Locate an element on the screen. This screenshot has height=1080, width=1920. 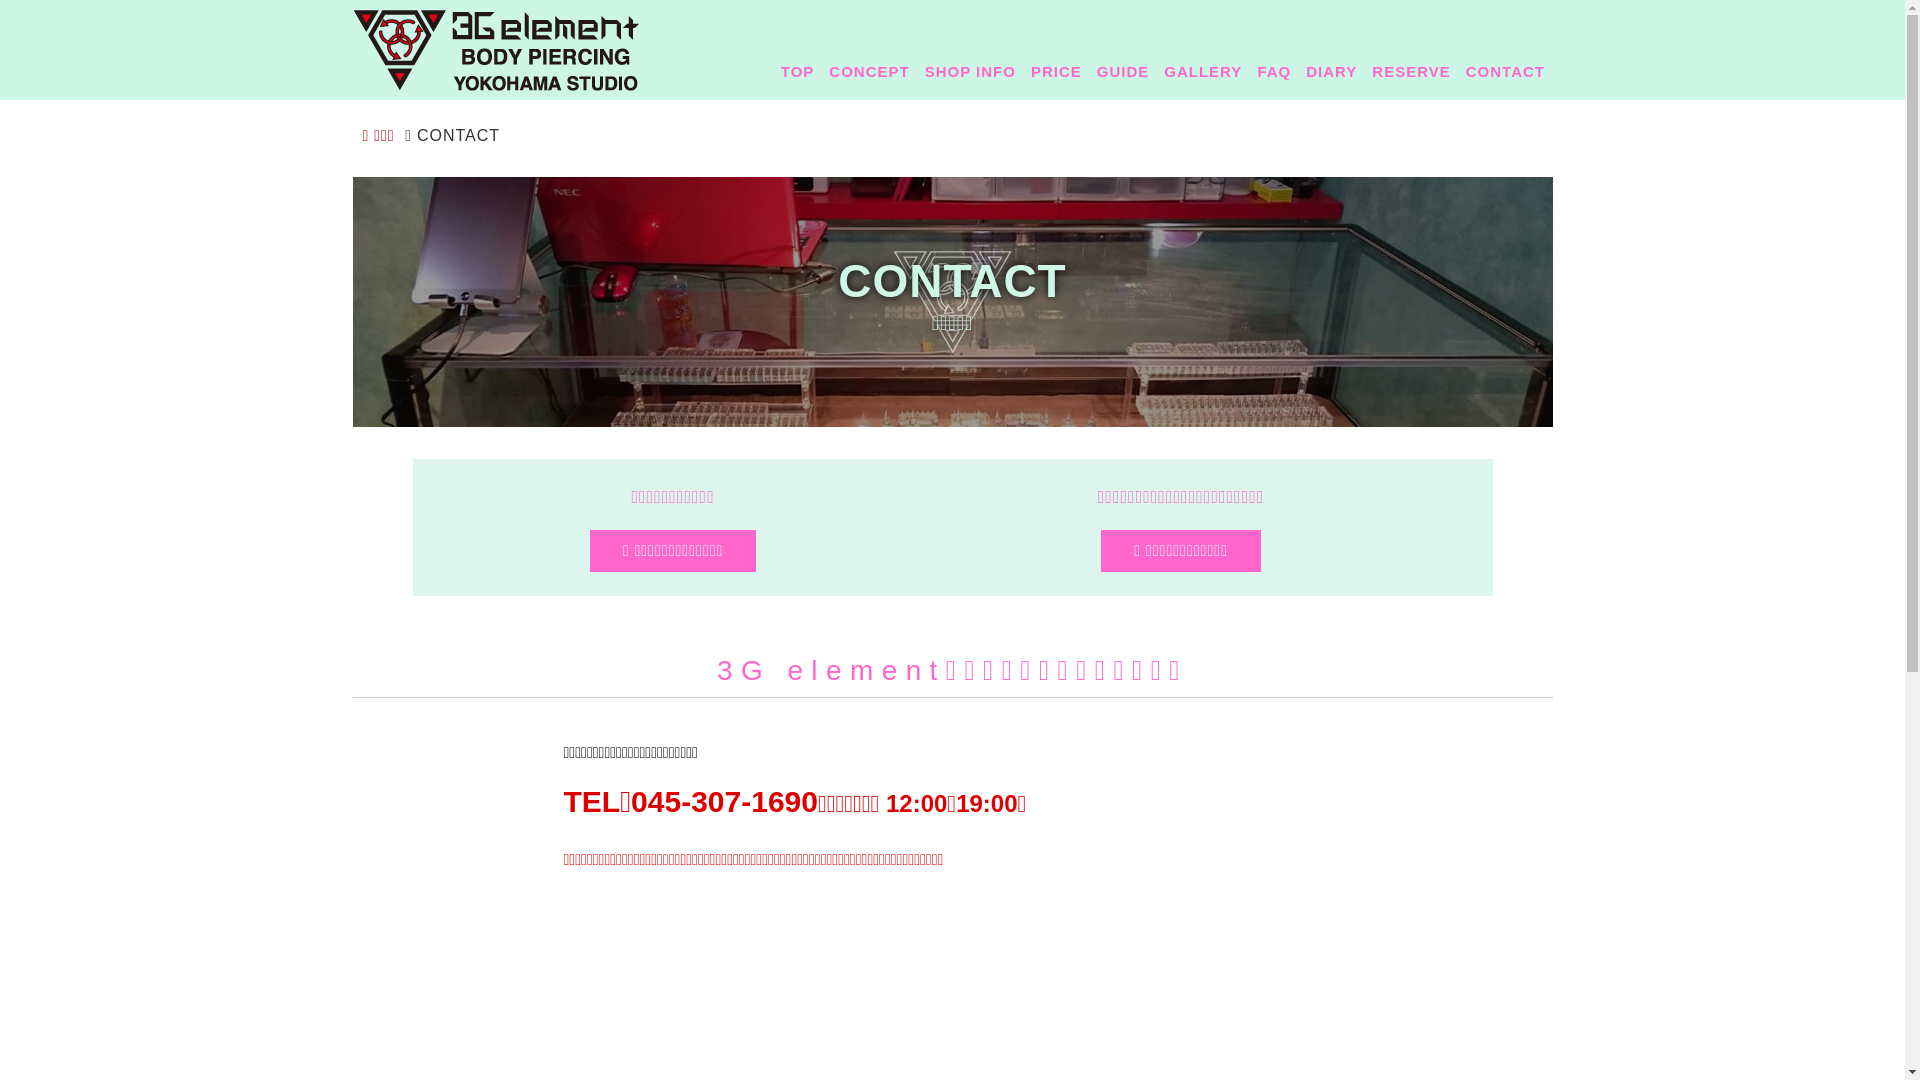
'CONTACT' is located at coordinates (1505, 69).